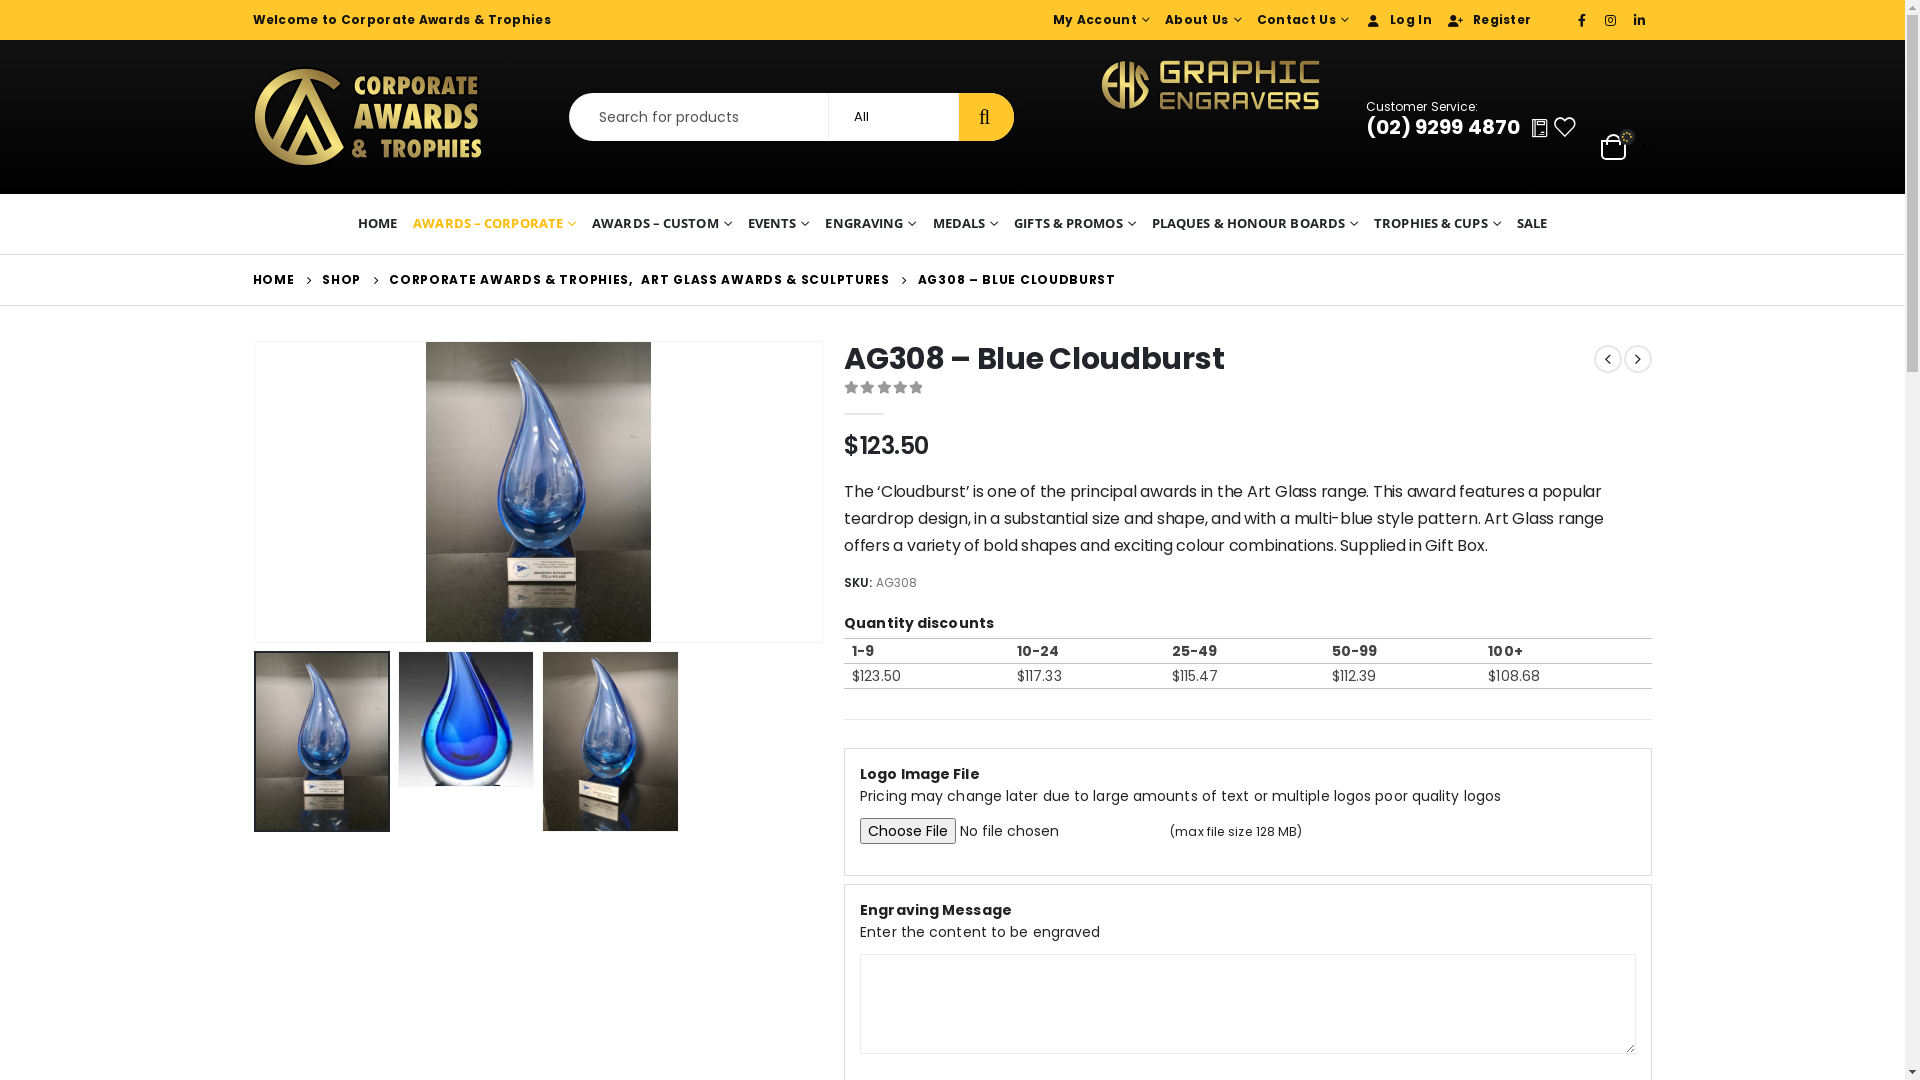 This screenshot has width=1920, height=1080. Describe the element at coordinates (1436, 223) in the screenshot. I see `'TROPHIES & CUPS'` at that location.